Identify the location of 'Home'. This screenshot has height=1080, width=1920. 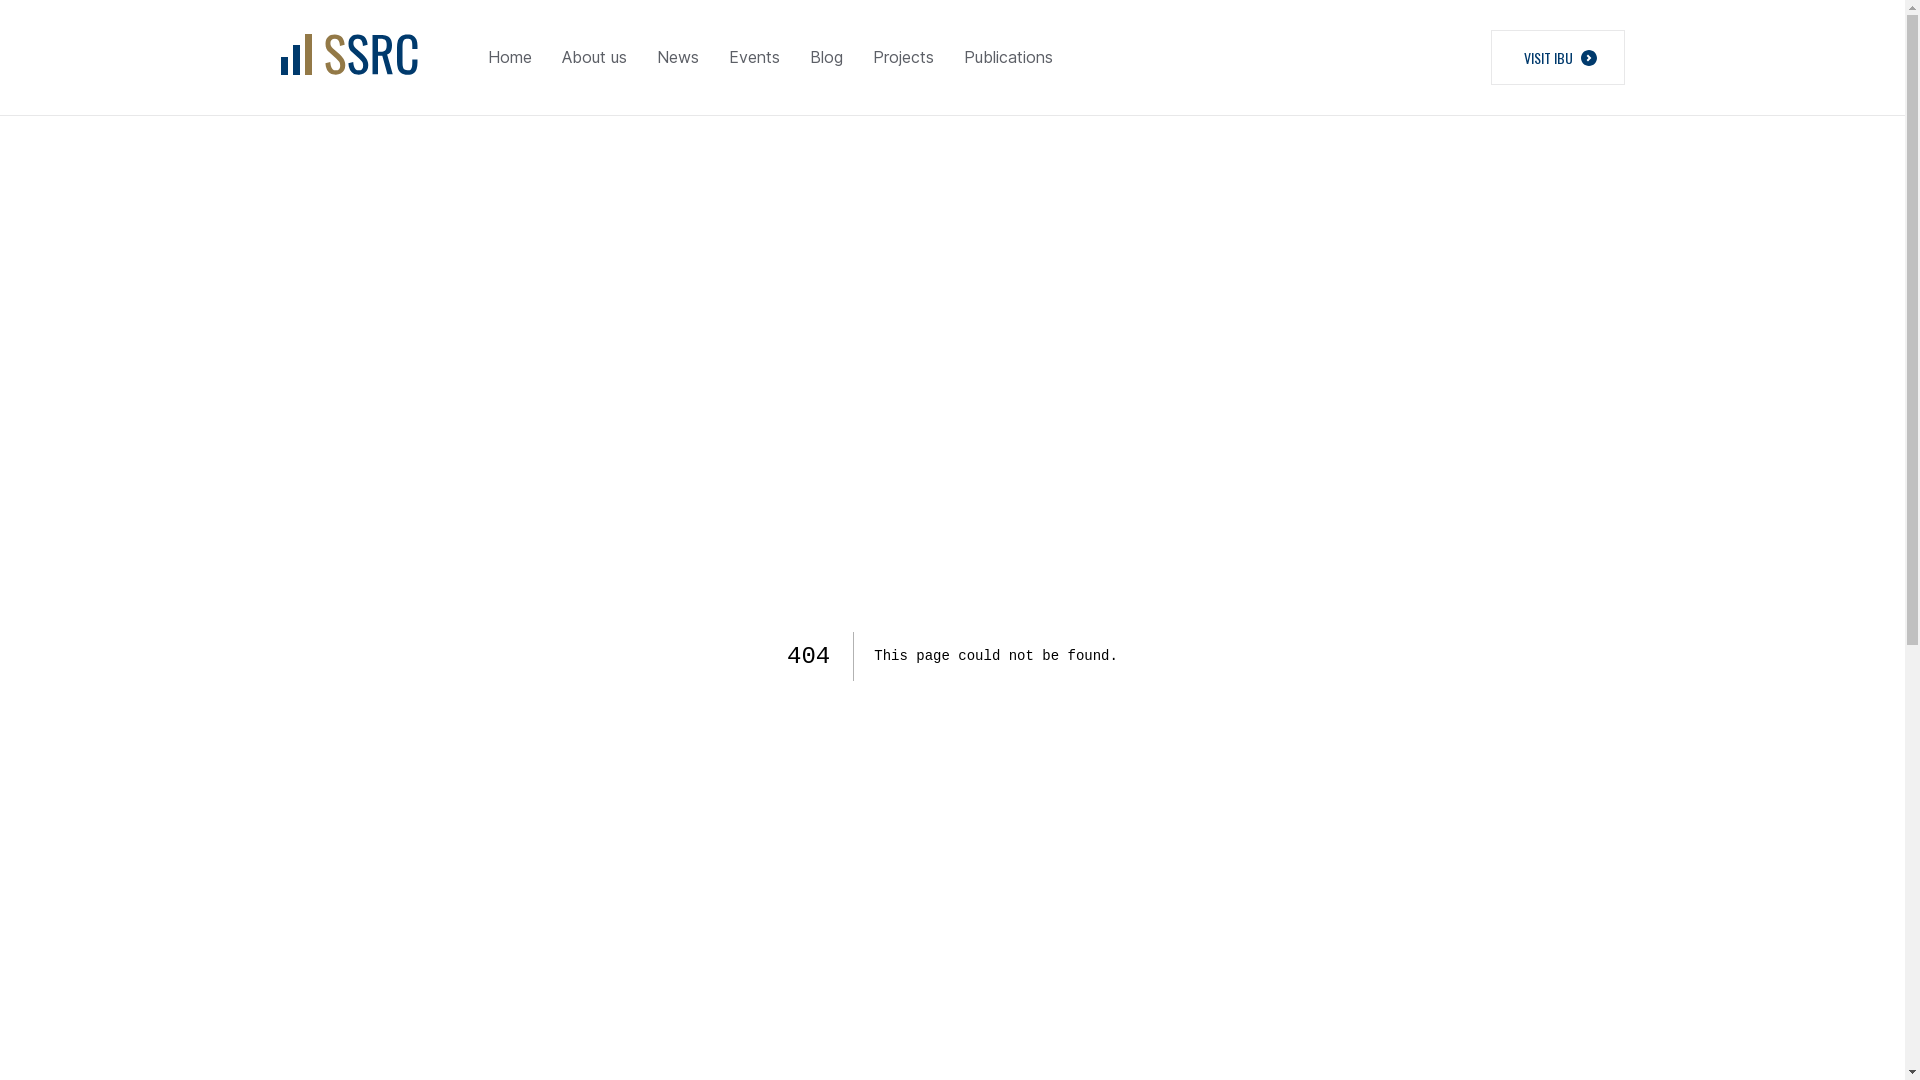
(488, 56).